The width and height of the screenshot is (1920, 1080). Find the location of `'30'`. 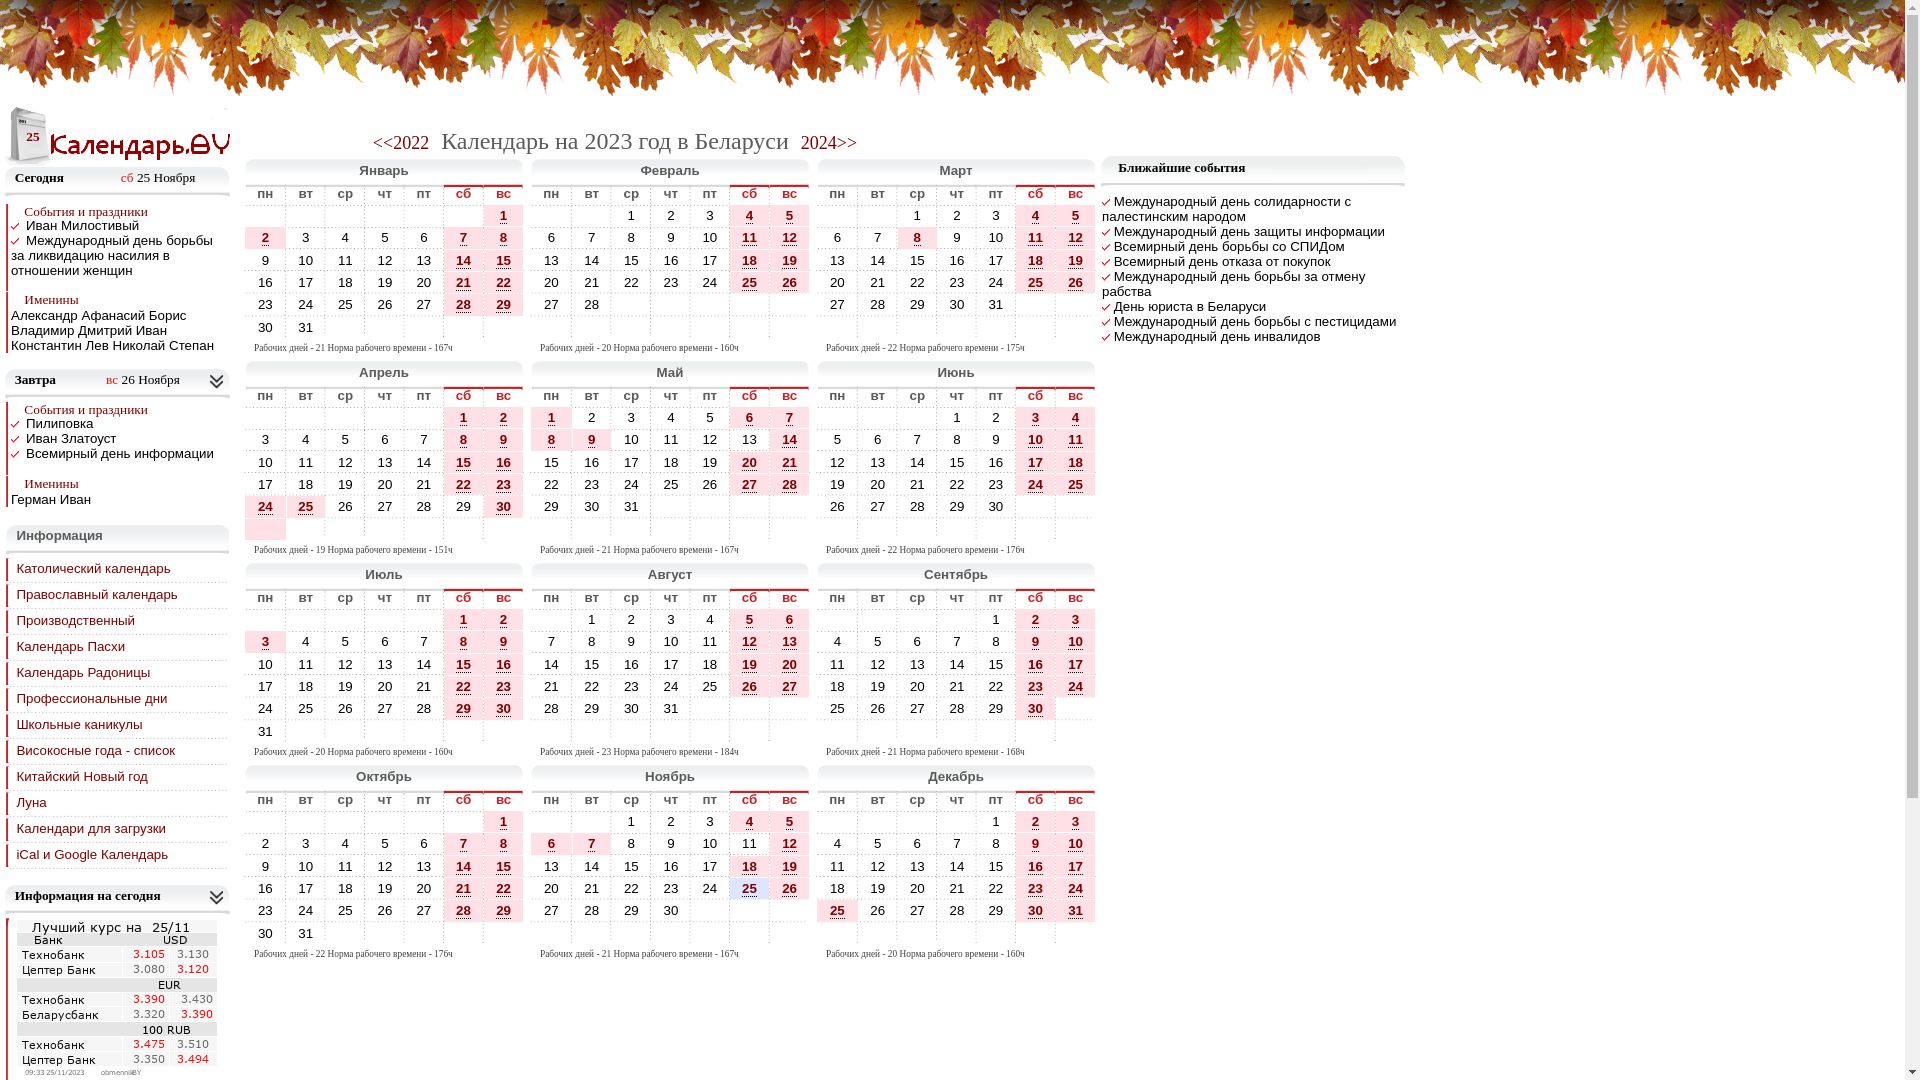

'30' is located at coordinates (671, 910).